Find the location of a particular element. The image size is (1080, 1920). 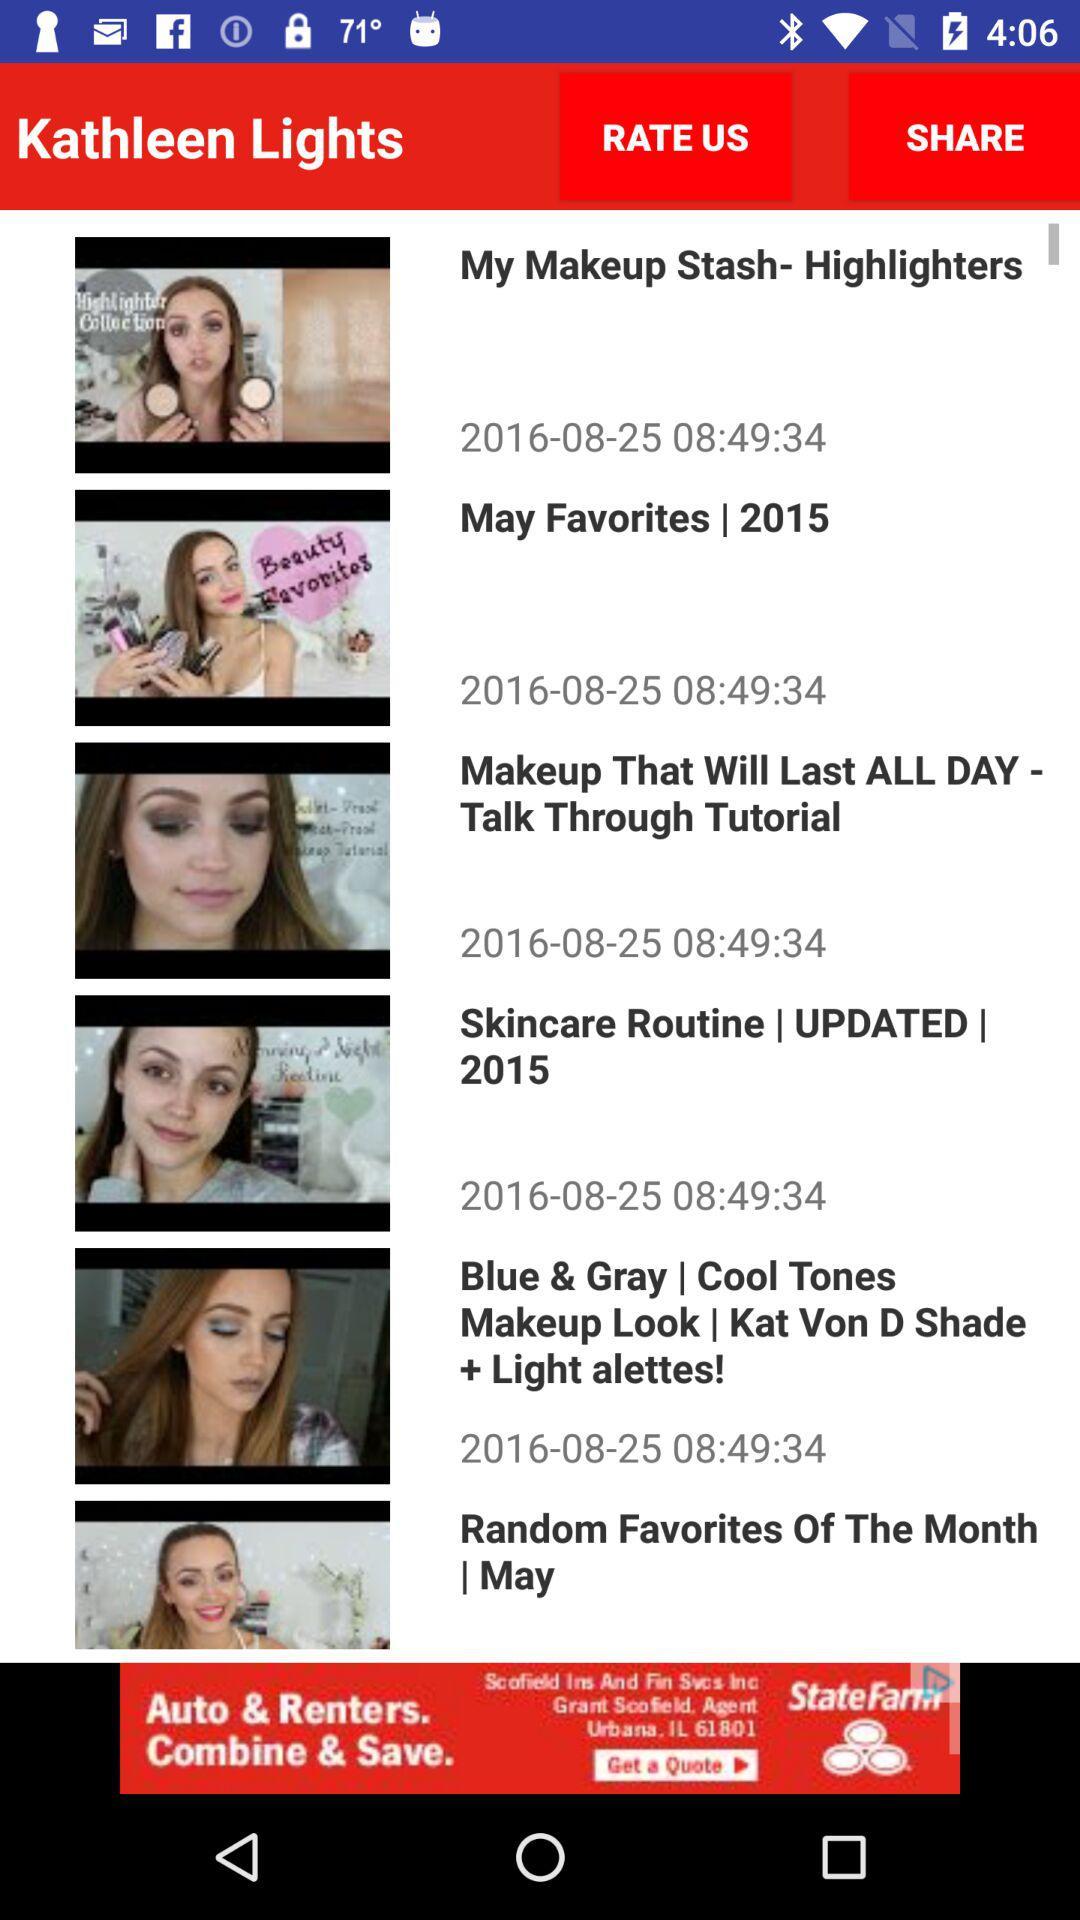

bottom advertisement is located at coordinates (540, 1727).